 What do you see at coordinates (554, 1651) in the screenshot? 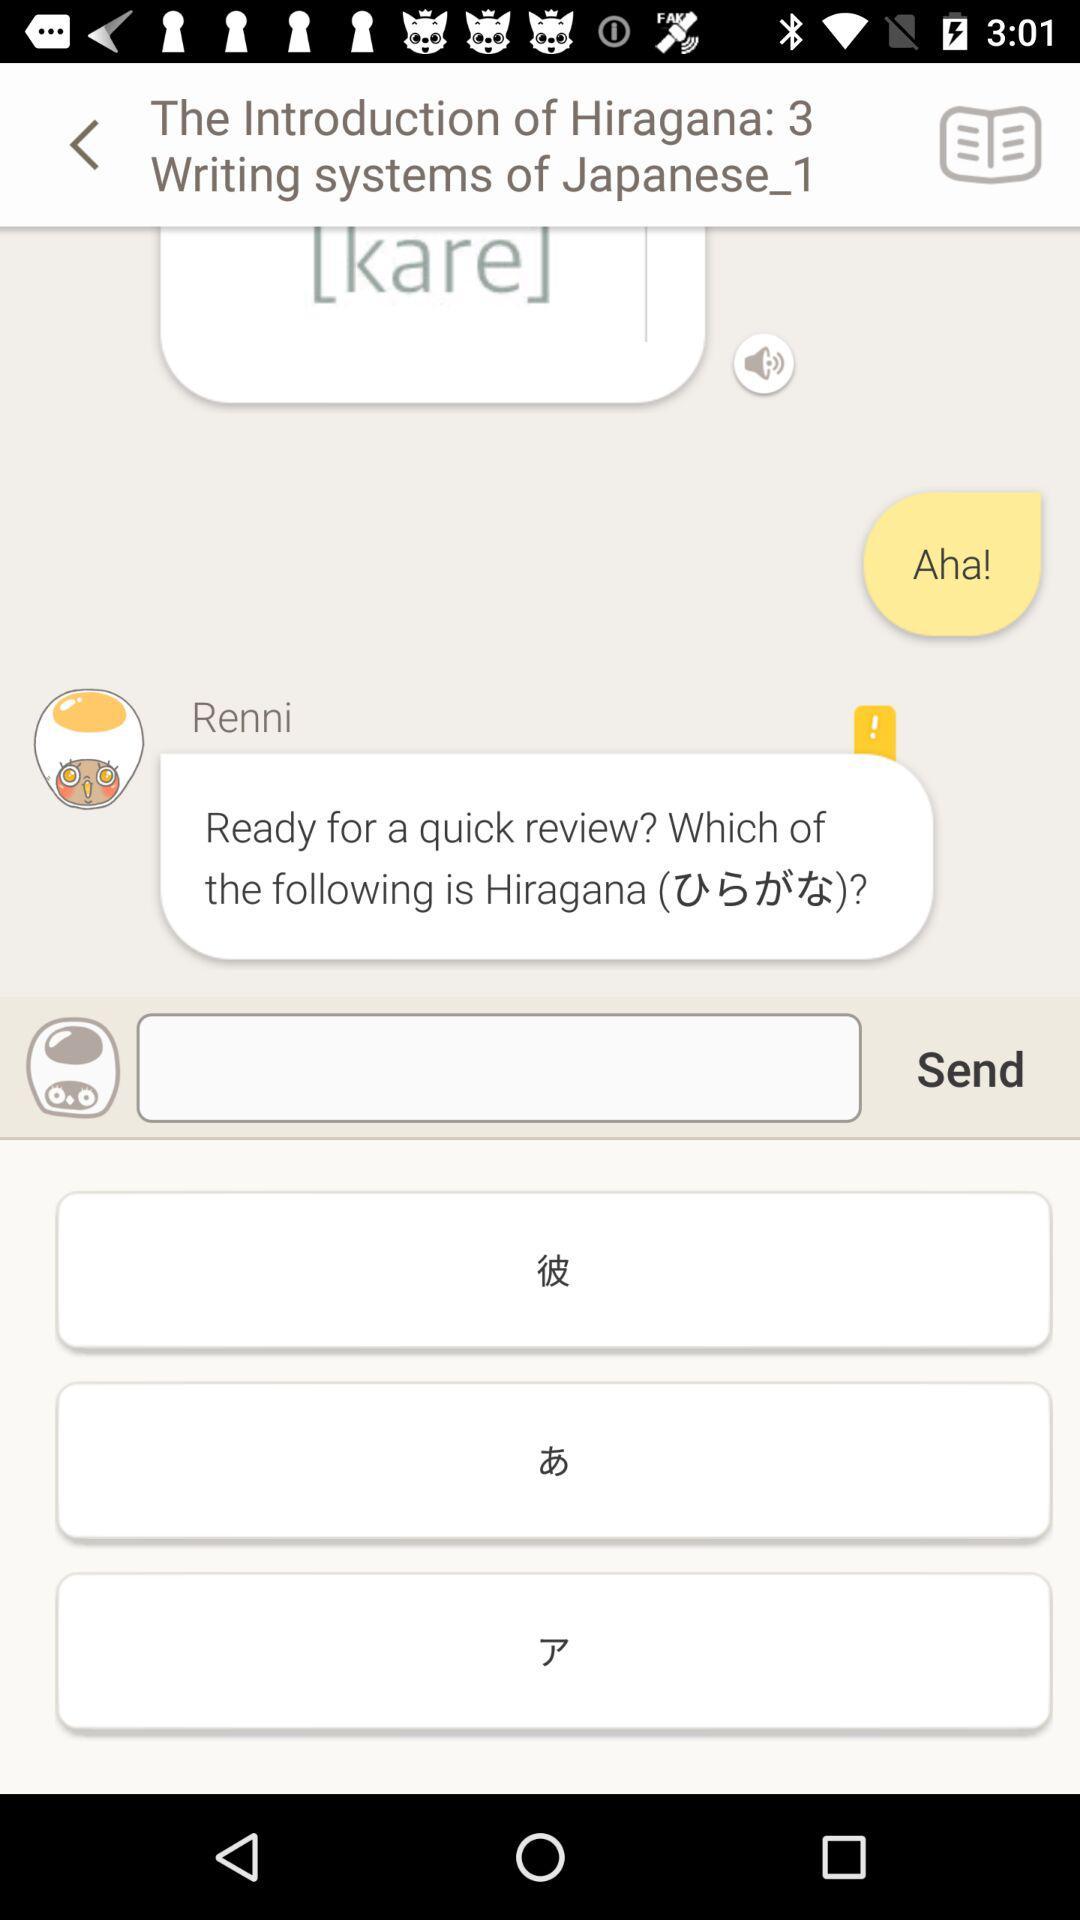
I see `the last text` at bounding box center [554, 1651].